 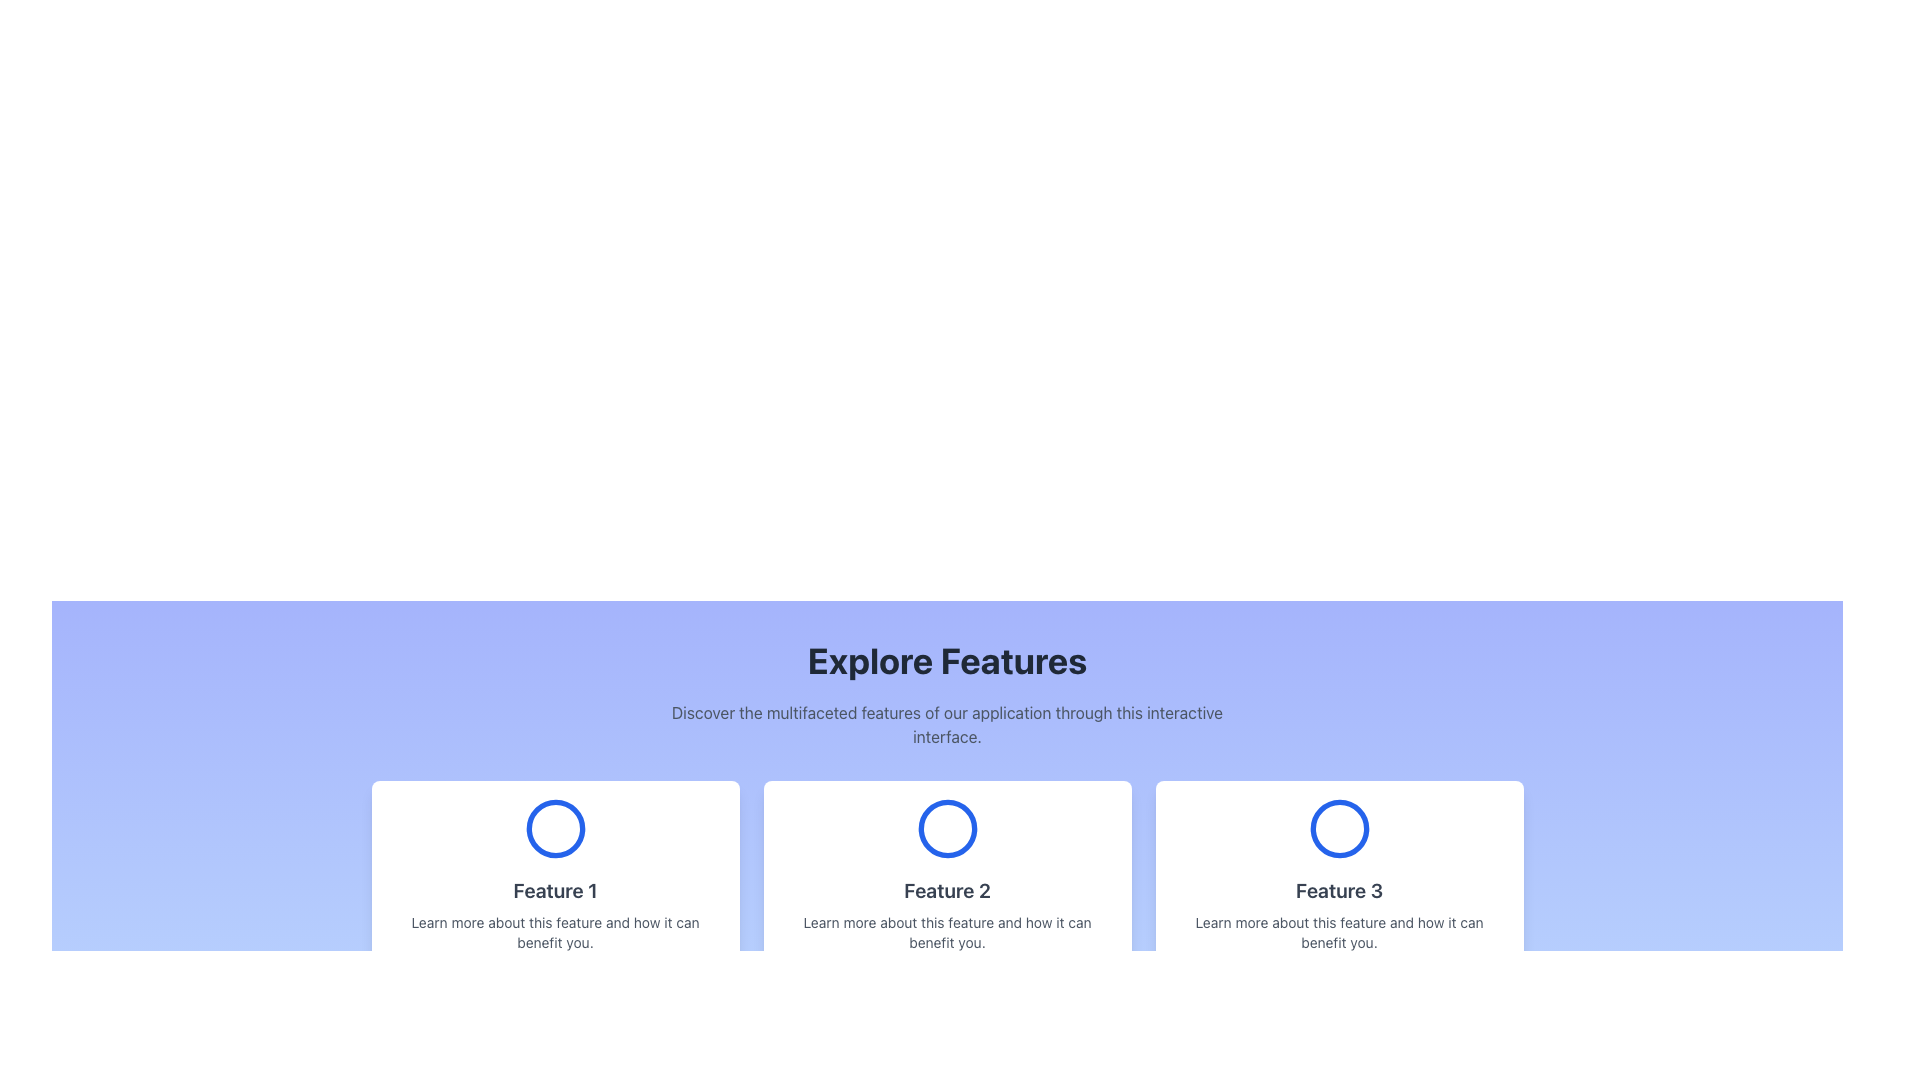 I want to click on text element located centrally within the first card, which serves as a title for the feature described in the card, so click(x=555, y=890).